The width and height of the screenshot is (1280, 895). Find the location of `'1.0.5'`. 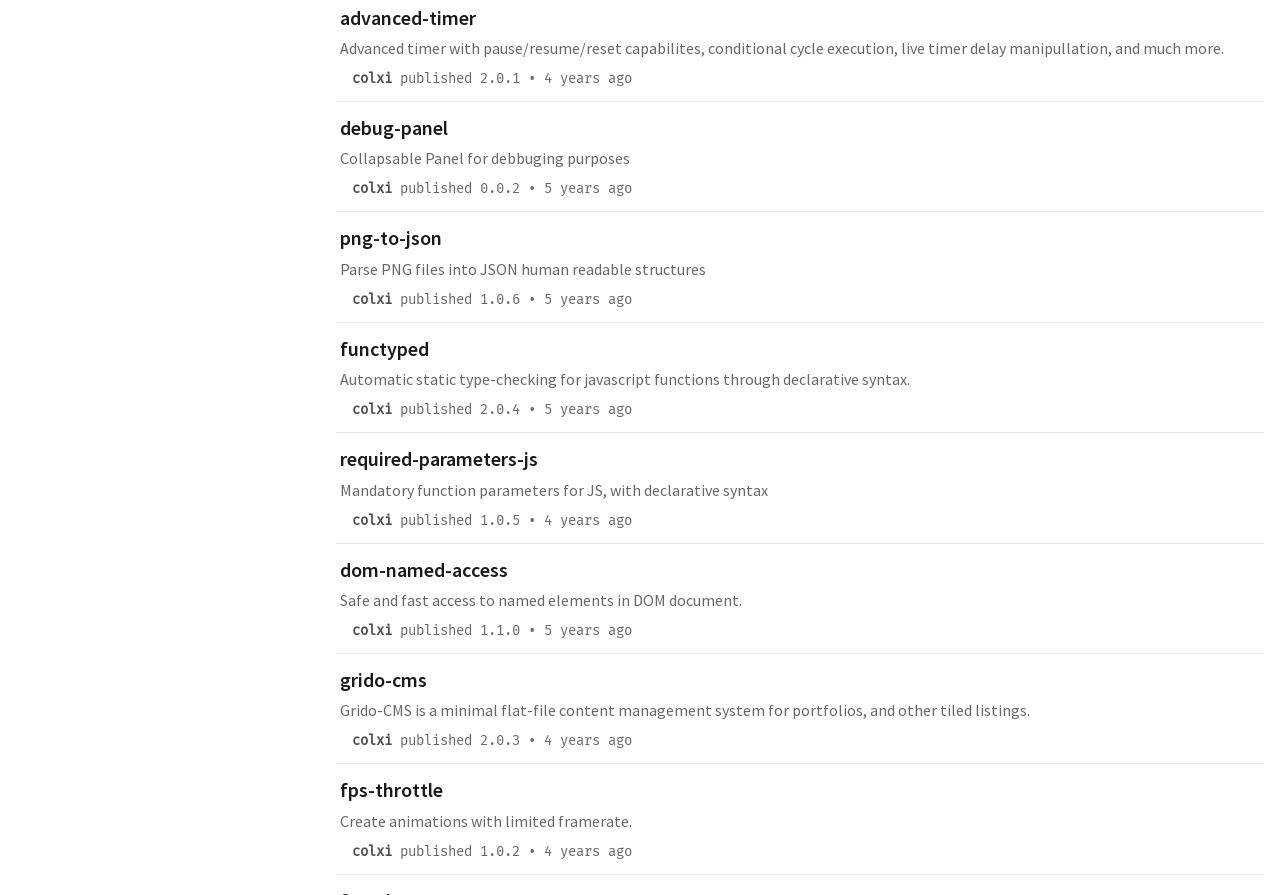

'1.0.5' is located at coordinates (499, 518).